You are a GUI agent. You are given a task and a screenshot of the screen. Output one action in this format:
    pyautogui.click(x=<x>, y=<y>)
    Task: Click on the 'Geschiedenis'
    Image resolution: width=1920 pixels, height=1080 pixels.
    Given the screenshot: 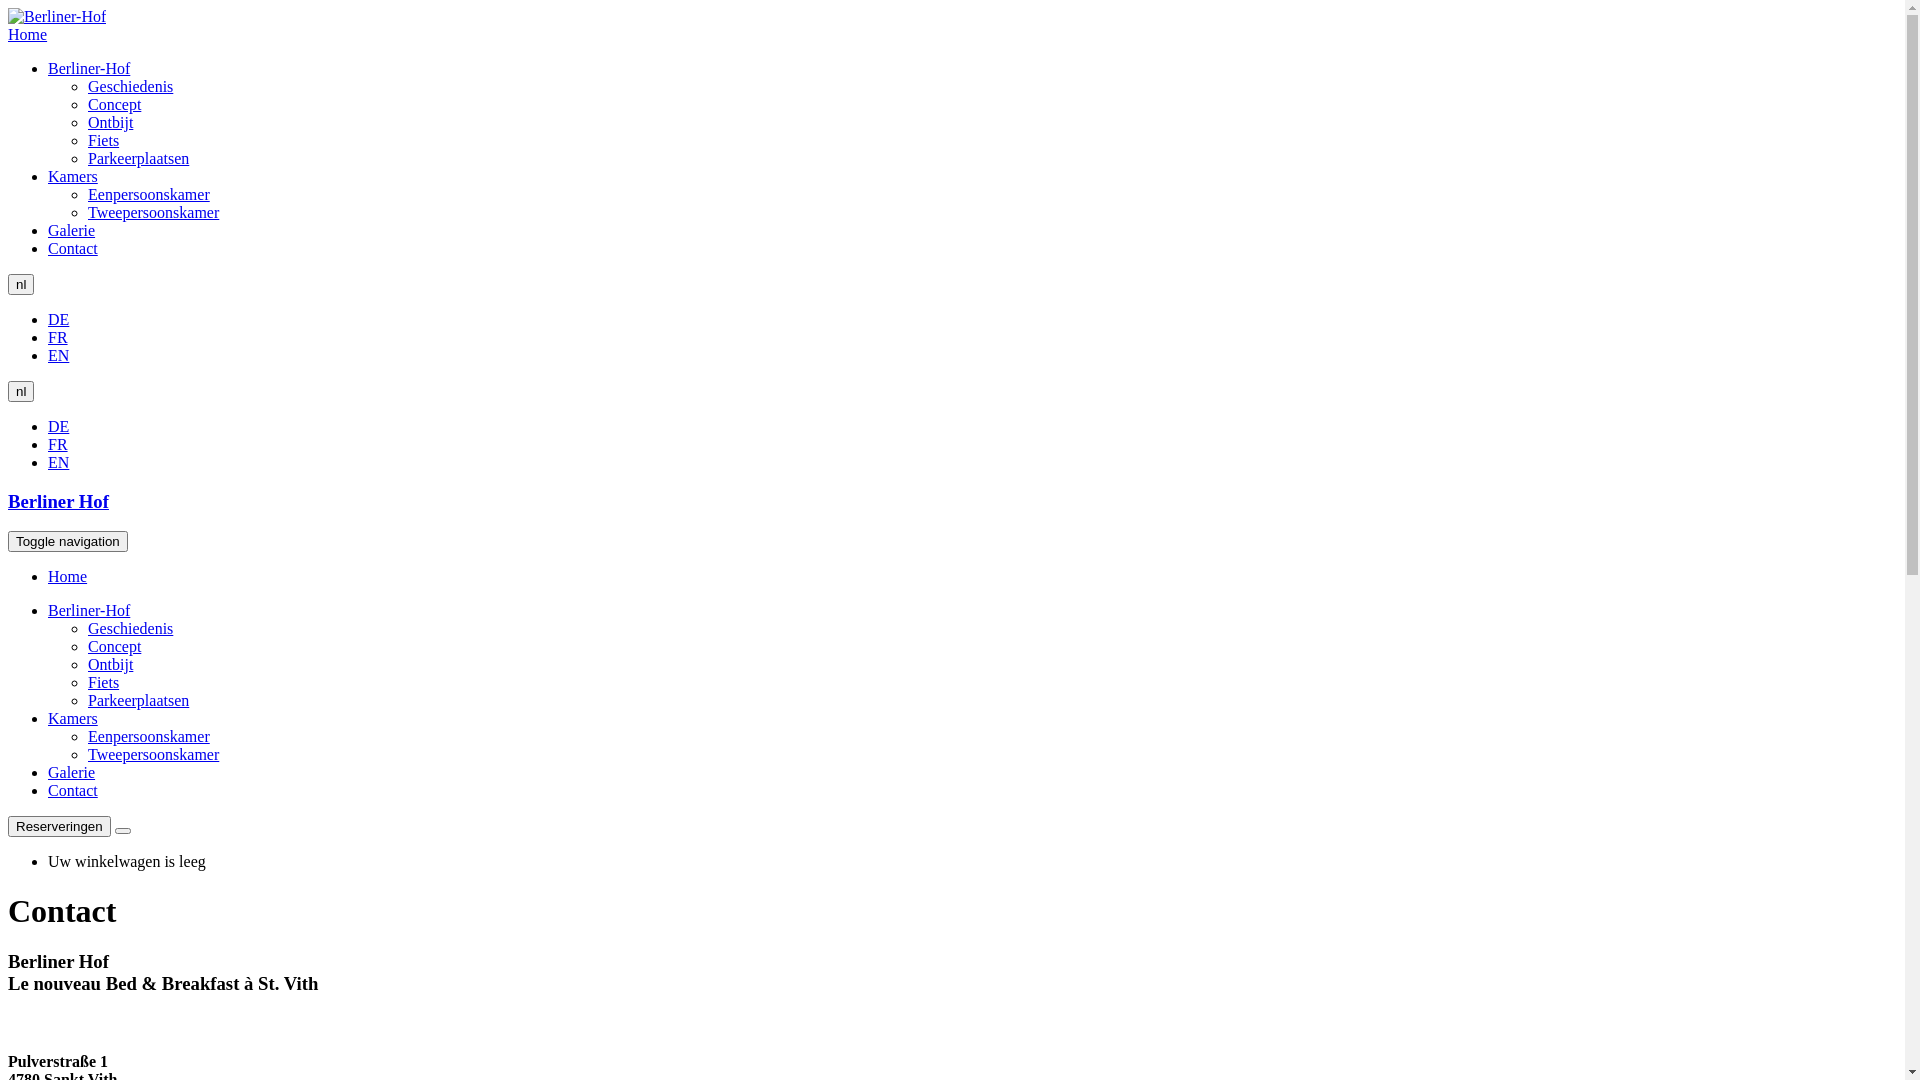 What is the action you would take?
    pyautogui.click(x=86, y=627)
    